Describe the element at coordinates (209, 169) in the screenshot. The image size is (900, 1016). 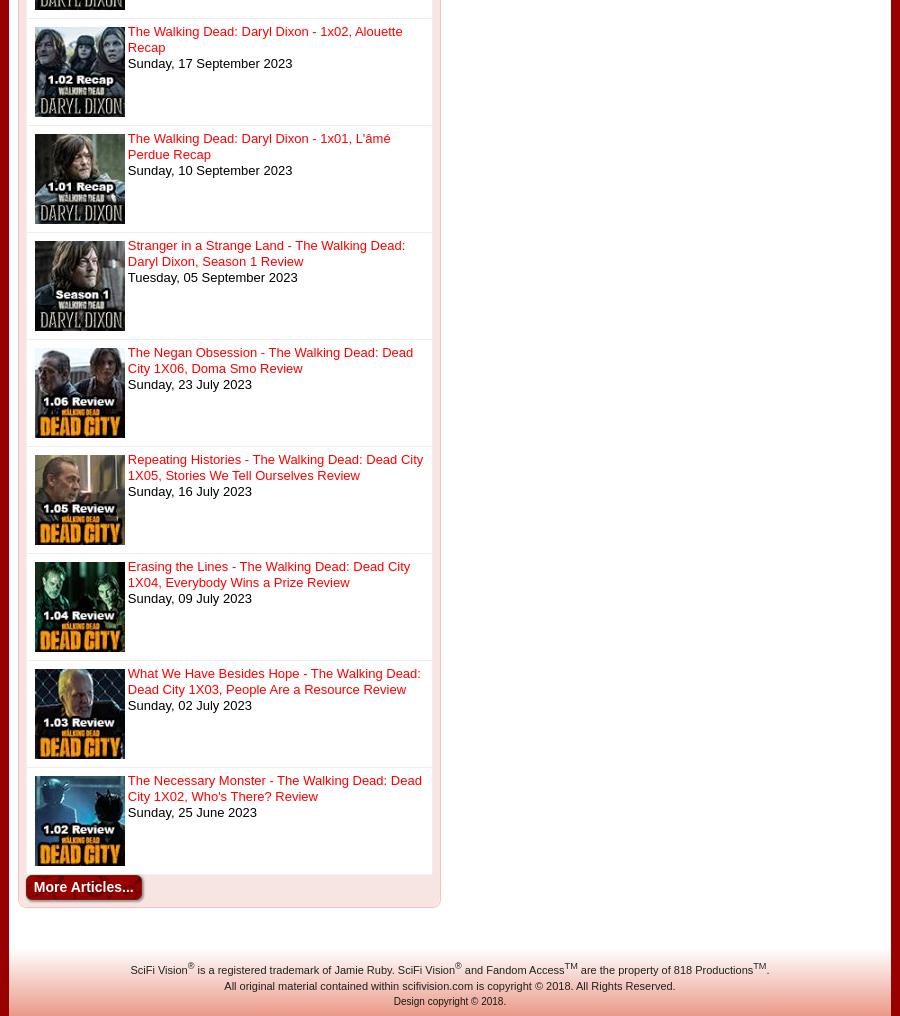
I see `'Sunday, 10 September 2023'` at that location.